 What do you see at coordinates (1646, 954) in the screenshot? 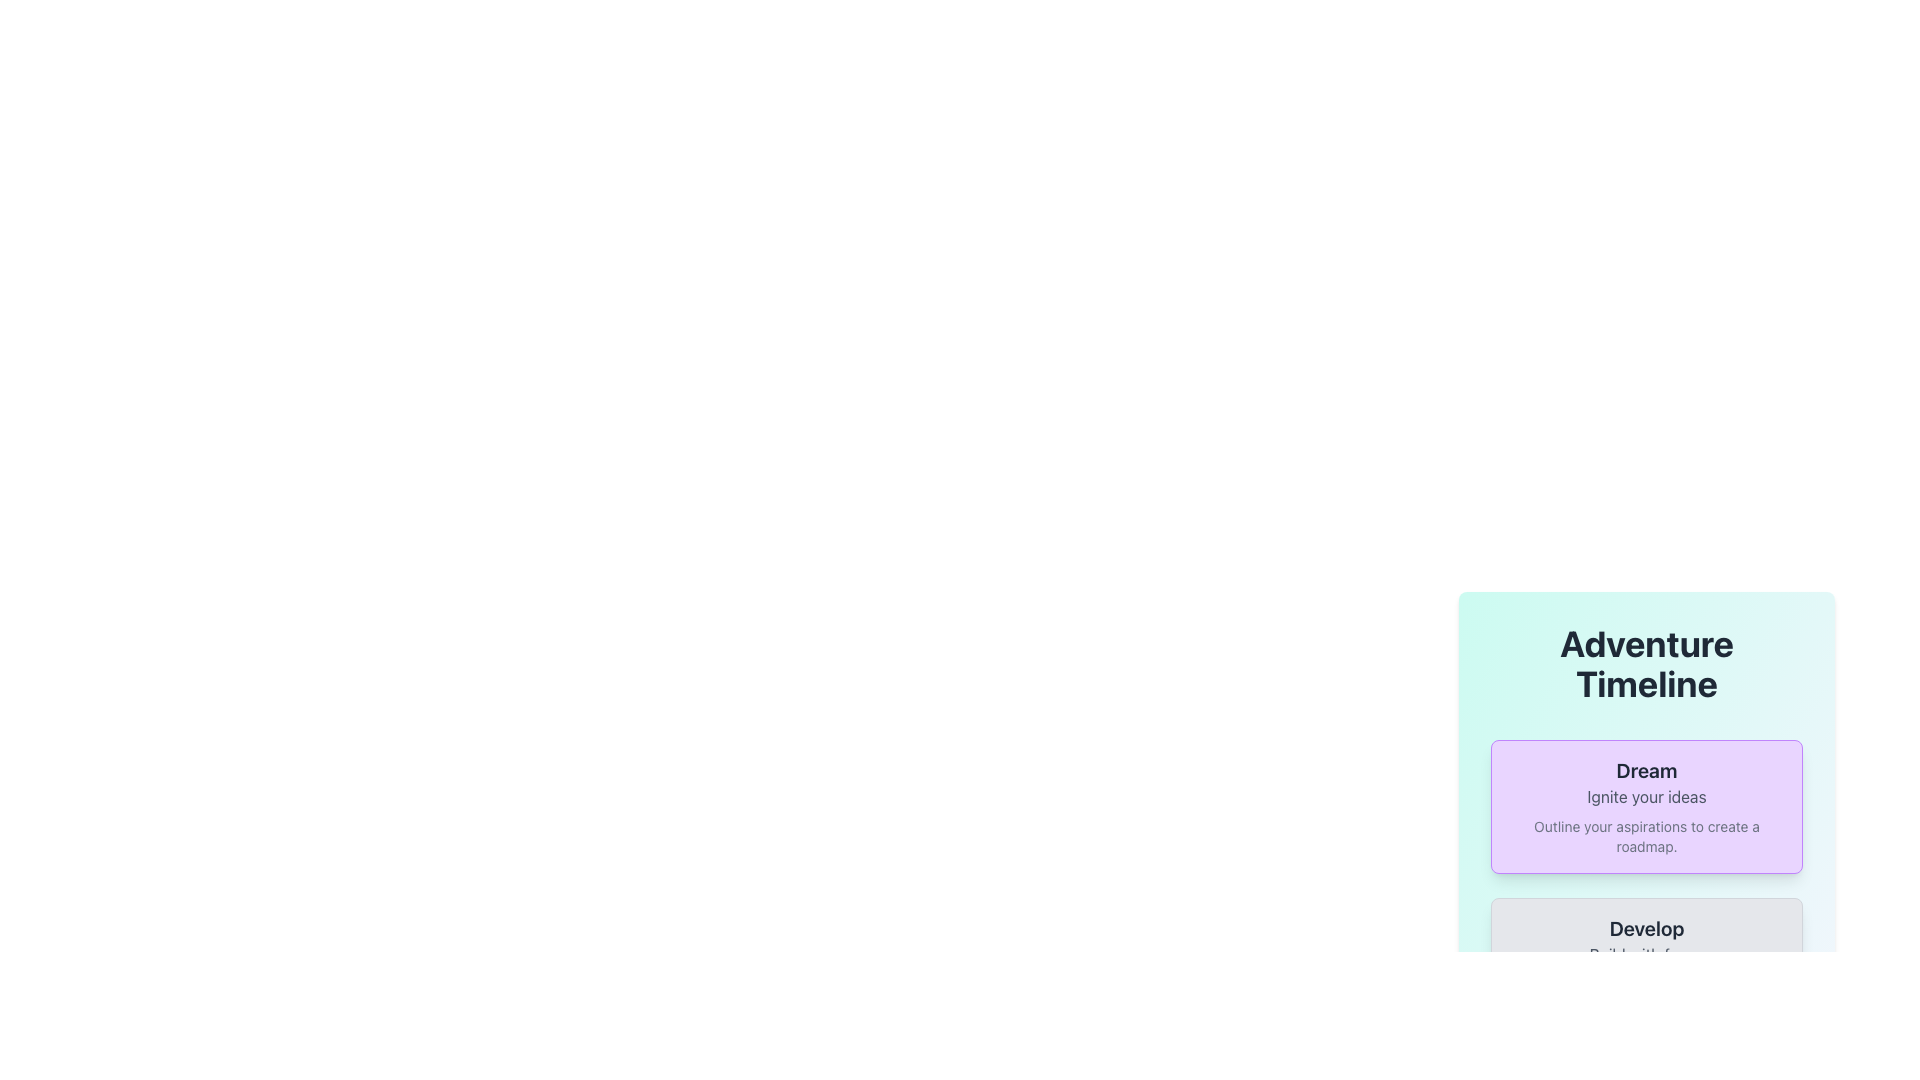
I see `text label that serves as a secondary description within the card structure, located below the title 'Develop'` at bounding box center [1646, 954].